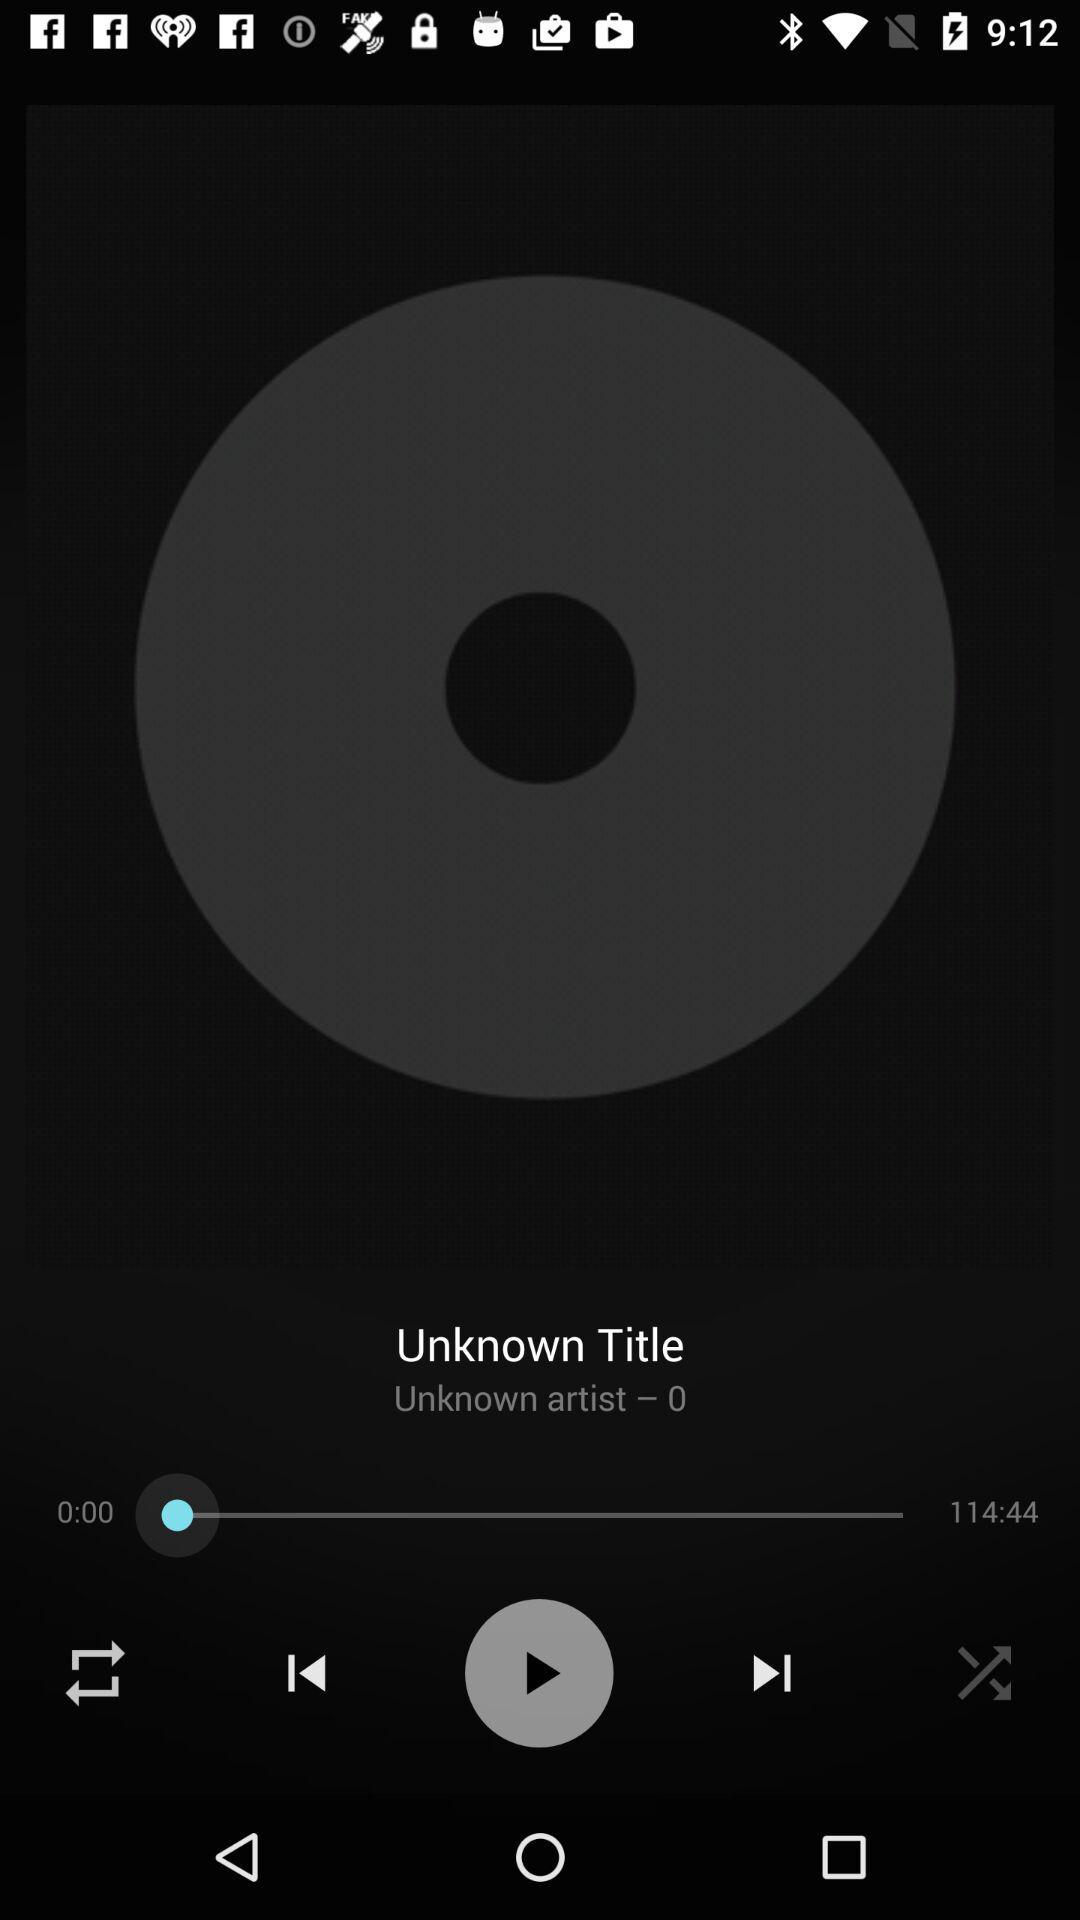  Describe the element at coordinates (306, 1673) in the screenshot. I see `the skip_previous icon` at that location.